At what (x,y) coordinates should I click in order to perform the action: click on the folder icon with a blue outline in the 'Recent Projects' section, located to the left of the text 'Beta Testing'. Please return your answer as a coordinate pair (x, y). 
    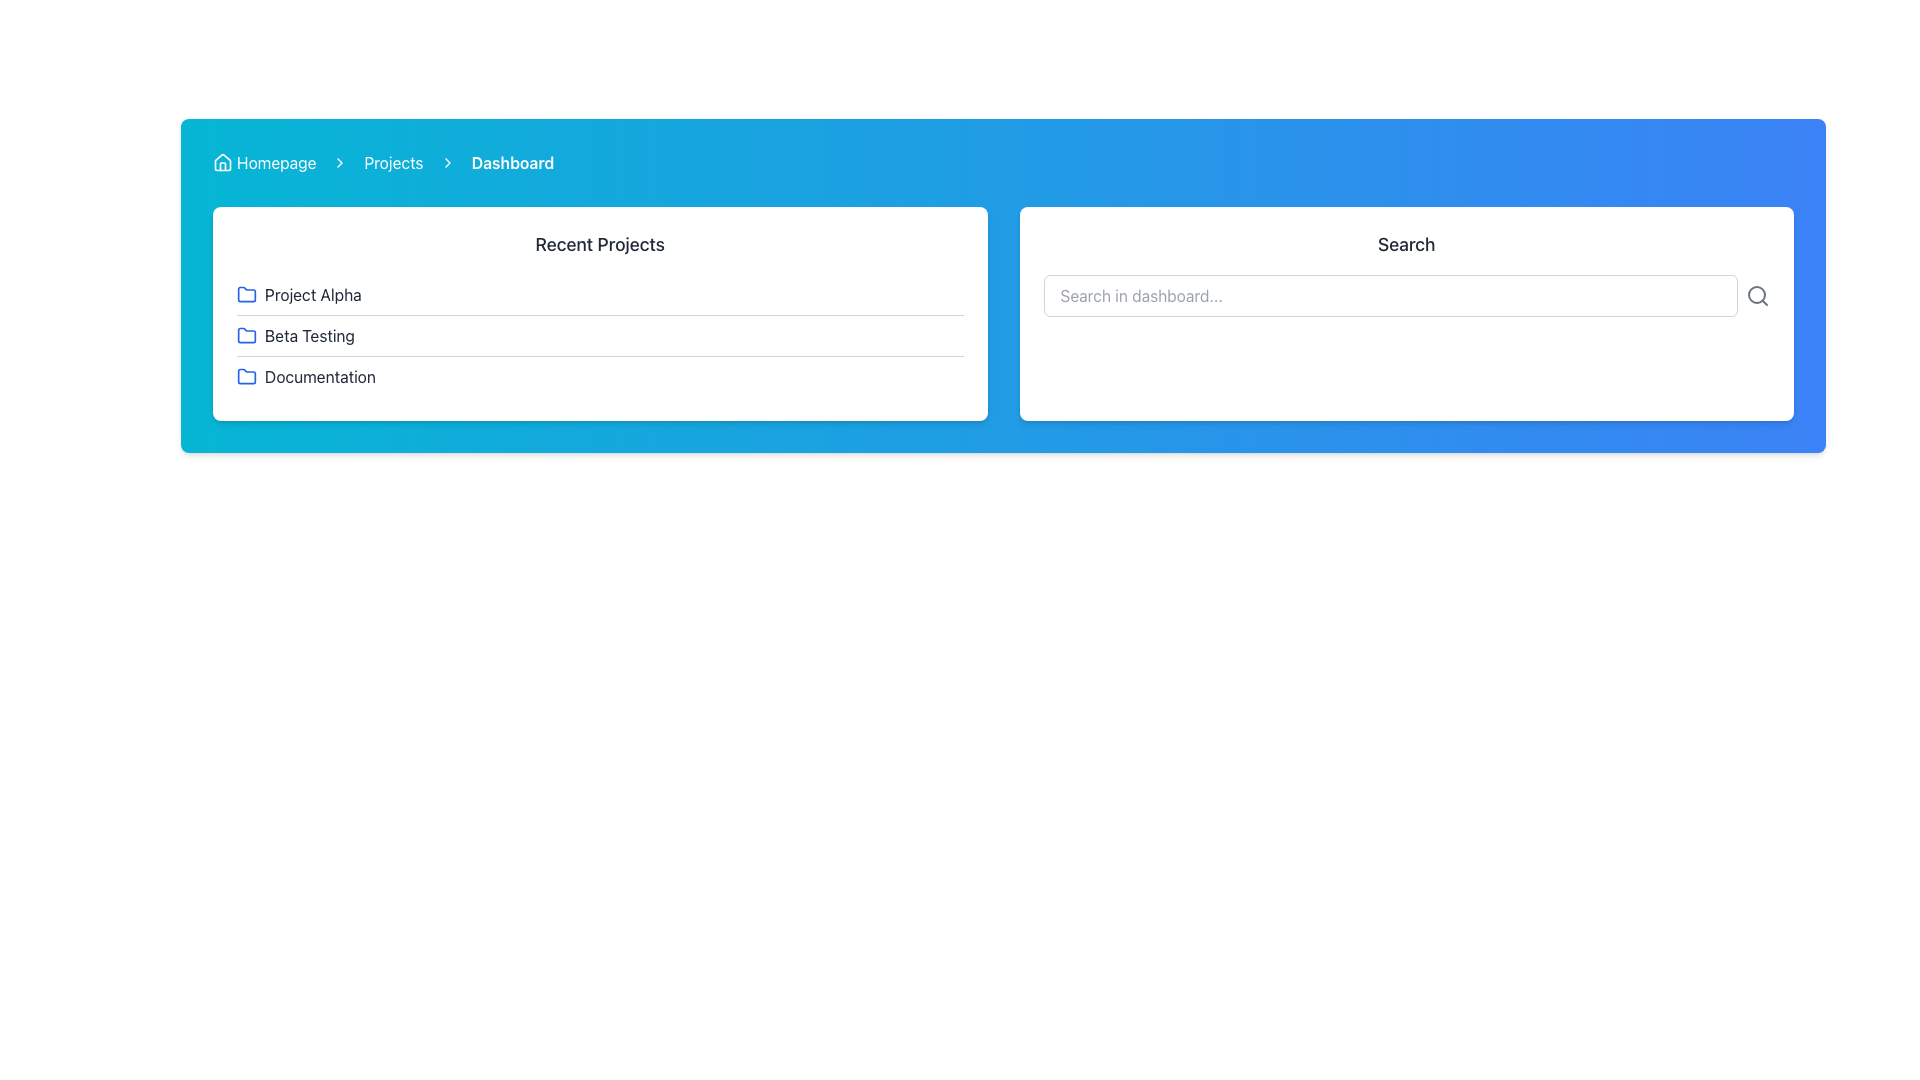
    Looking at the image, I should click on (245, 334).